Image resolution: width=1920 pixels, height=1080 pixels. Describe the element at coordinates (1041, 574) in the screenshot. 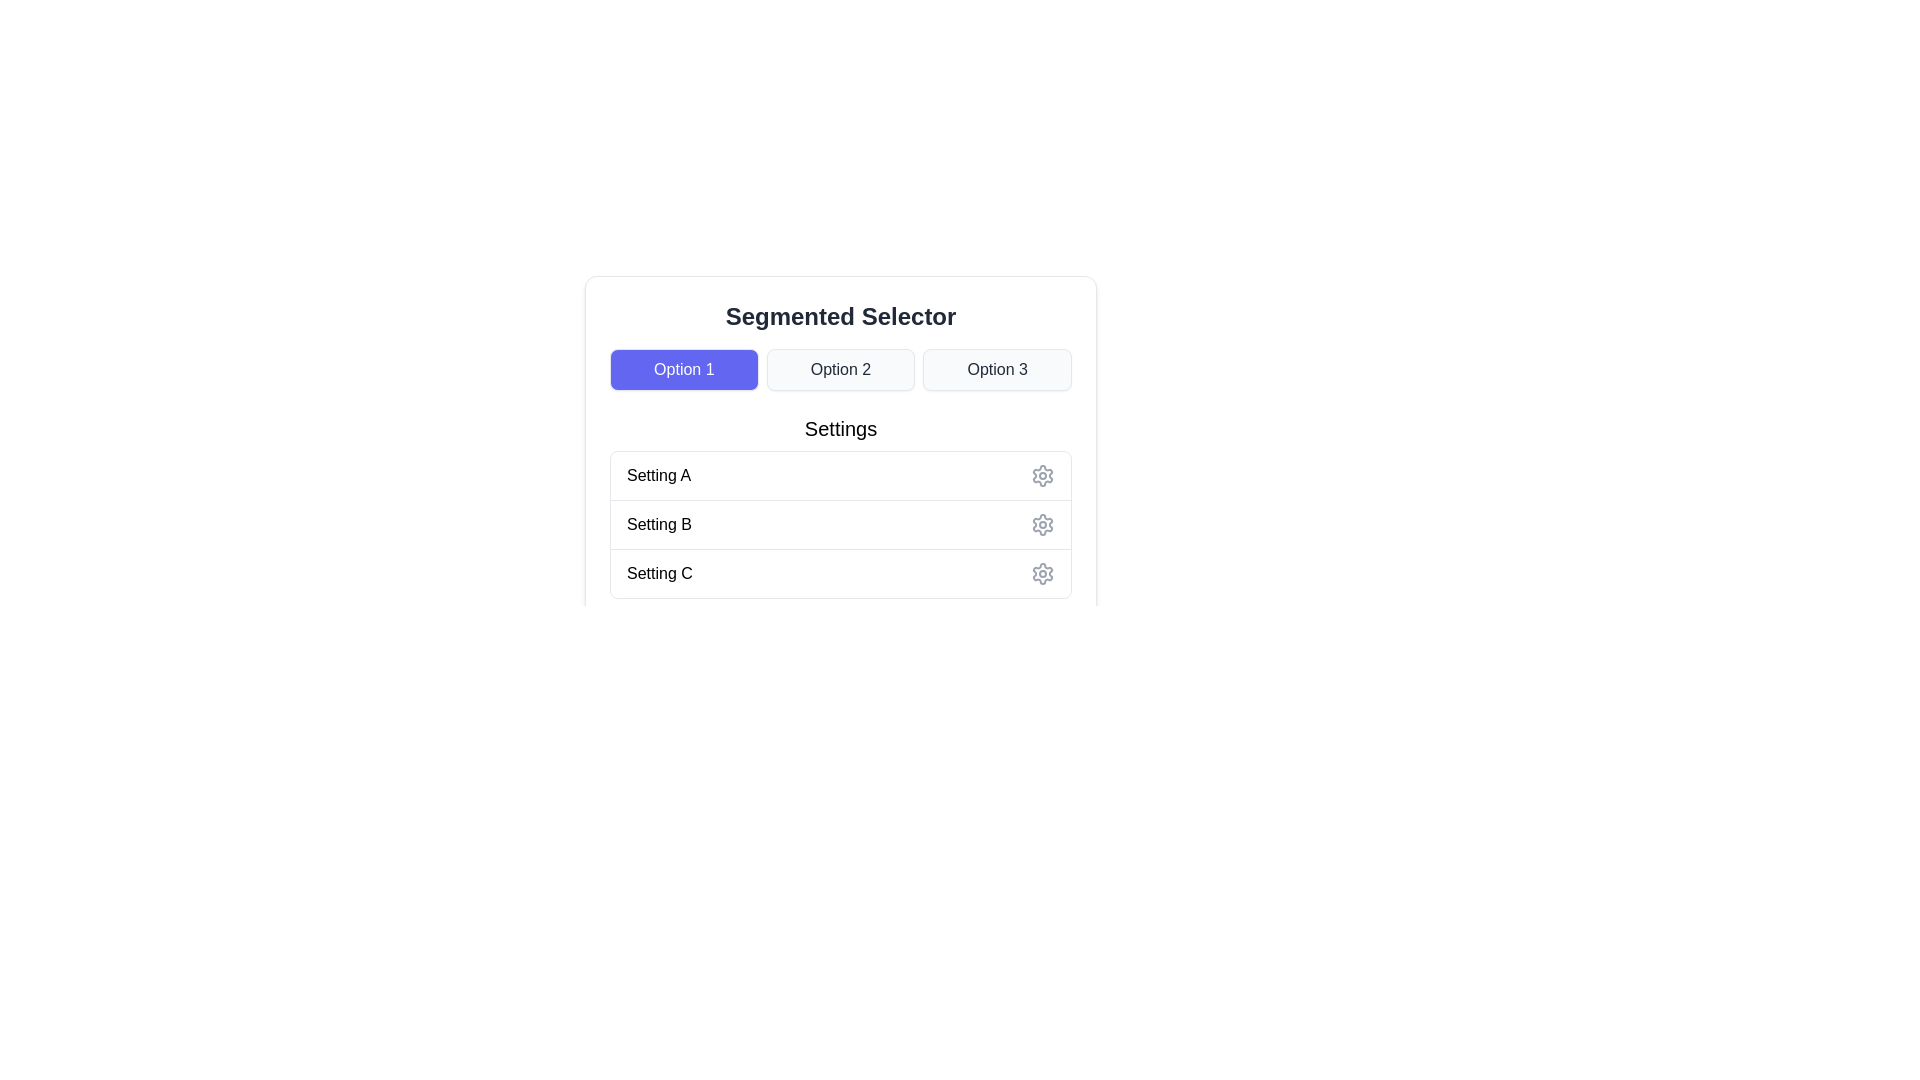

I see `the settings icon for 'Setting C' located at the far-right end of the third row in the settings list` at that location.